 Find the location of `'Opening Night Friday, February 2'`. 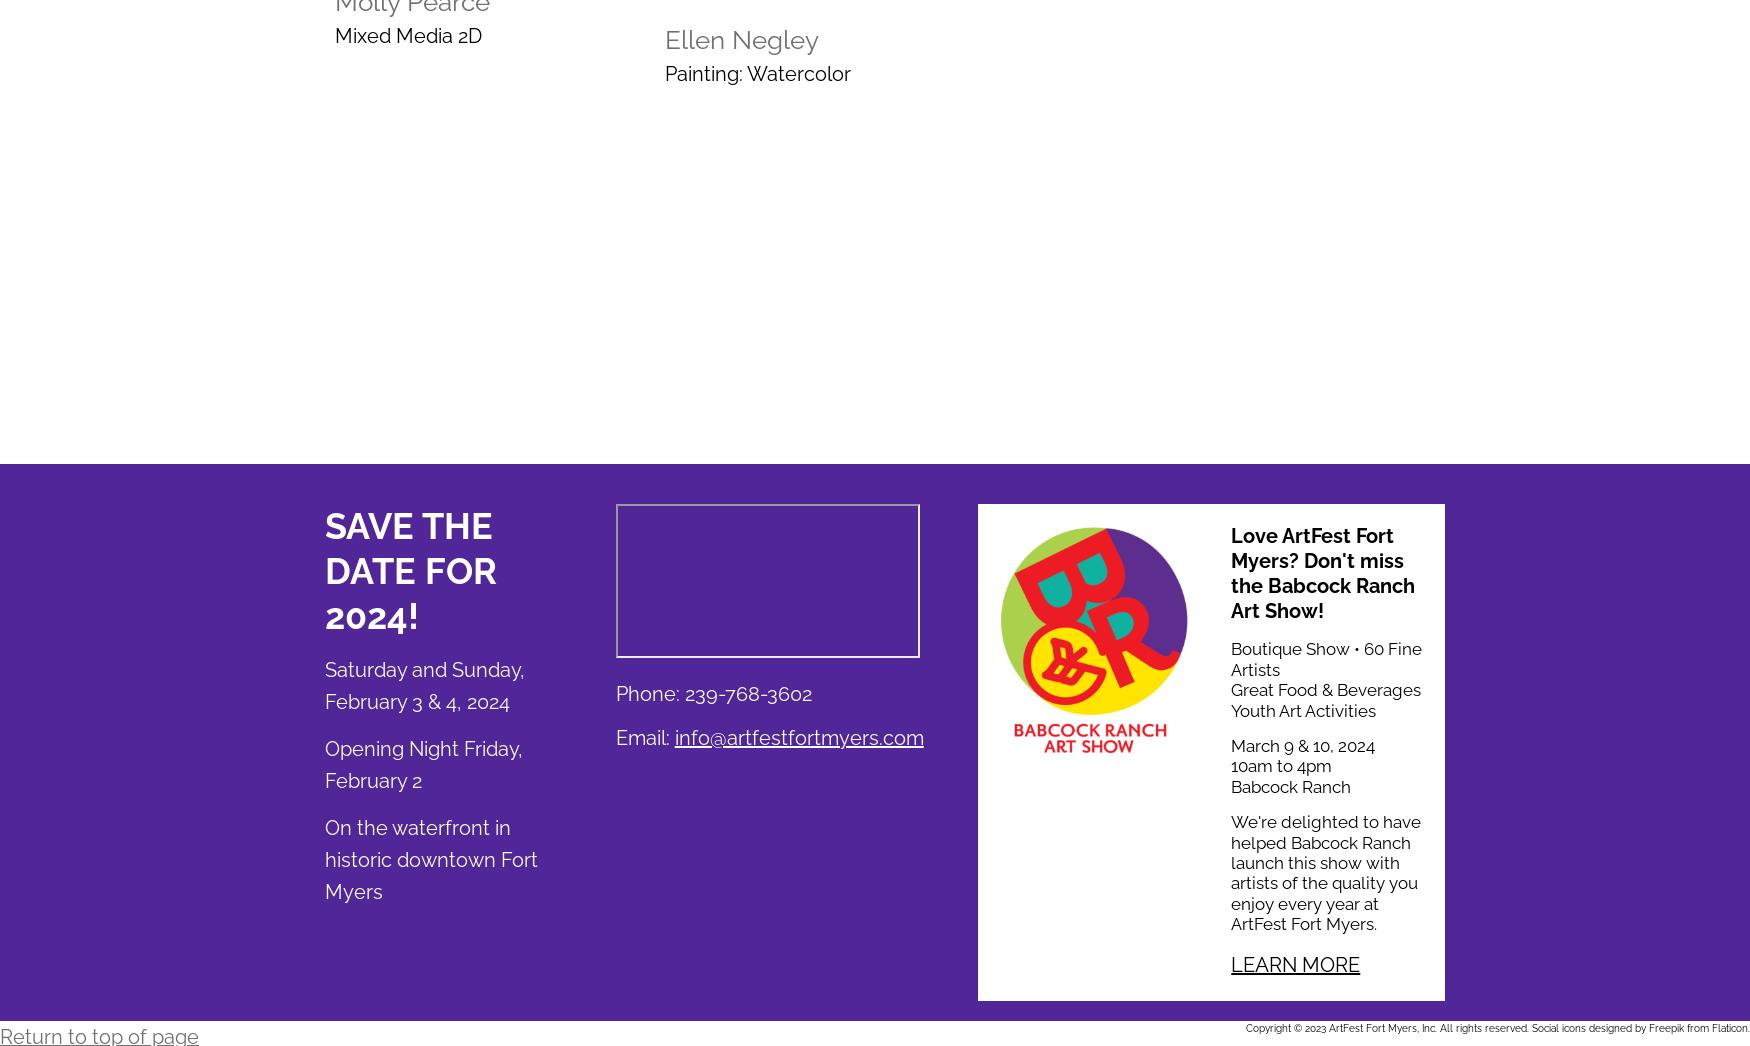

'Opening Night Friday, February 2' is located at coordinates (324, 764).